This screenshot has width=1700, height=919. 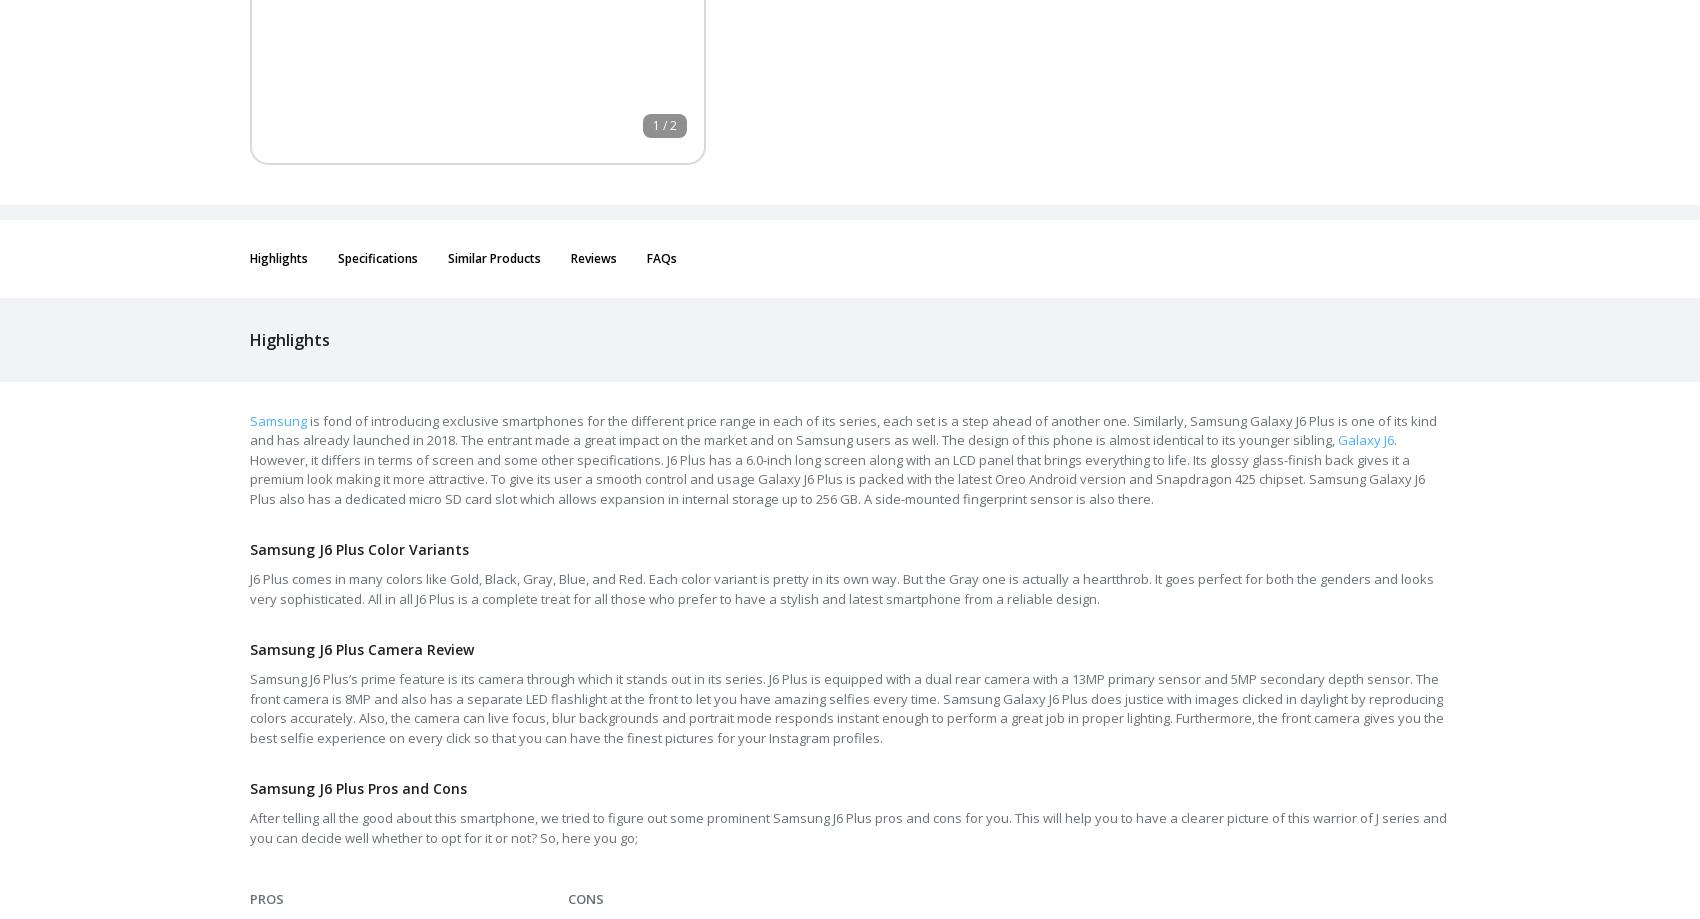 What do you see at coordinates (250, 827) in the screenshot?
I see `'After telling all the good about this smartphone, we tried to figure out some prominent Samsung J6 Plus pros and cons for you. This will help you to have a clearer picture of this warrior of J series and you can decide well whether to opt for it or not? So, here you go;'` at bounding box center [250, 827].